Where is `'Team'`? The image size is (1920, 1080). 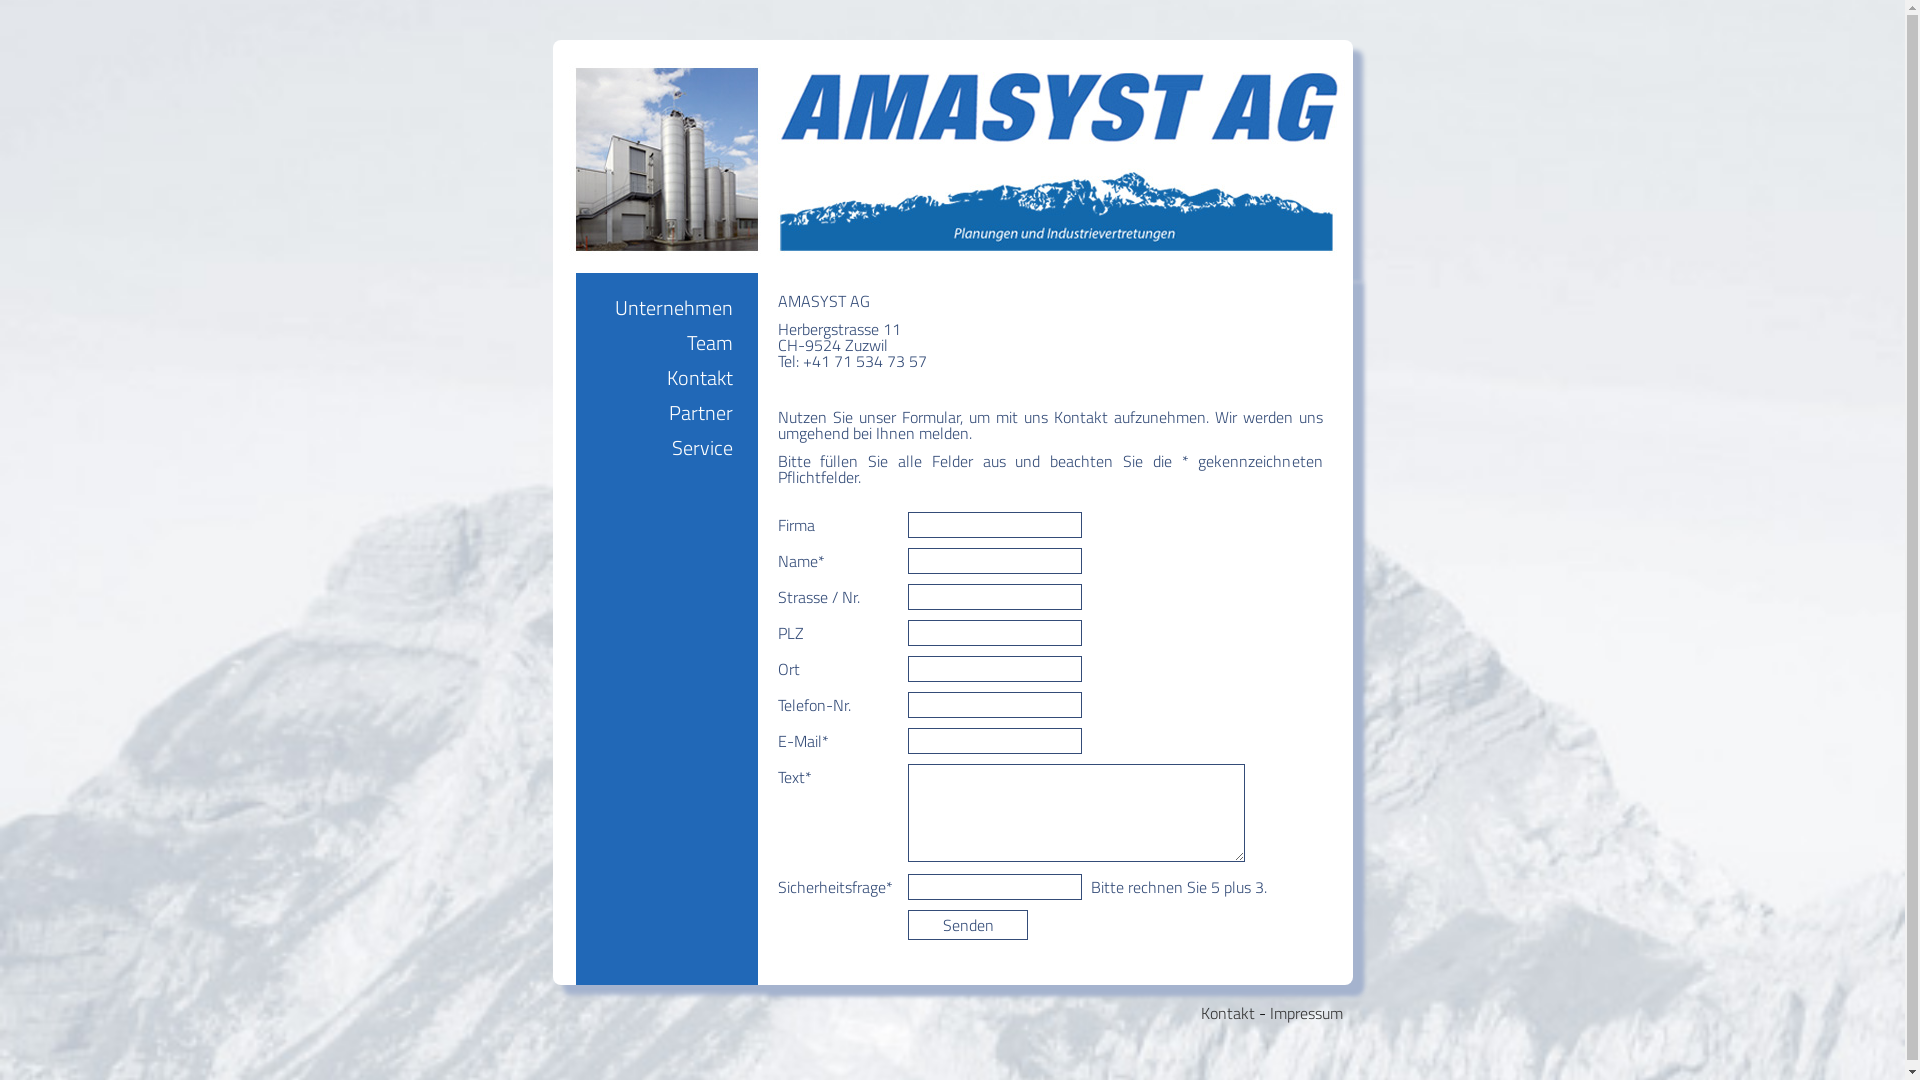 'Team' is located at coordinates (709, 341).